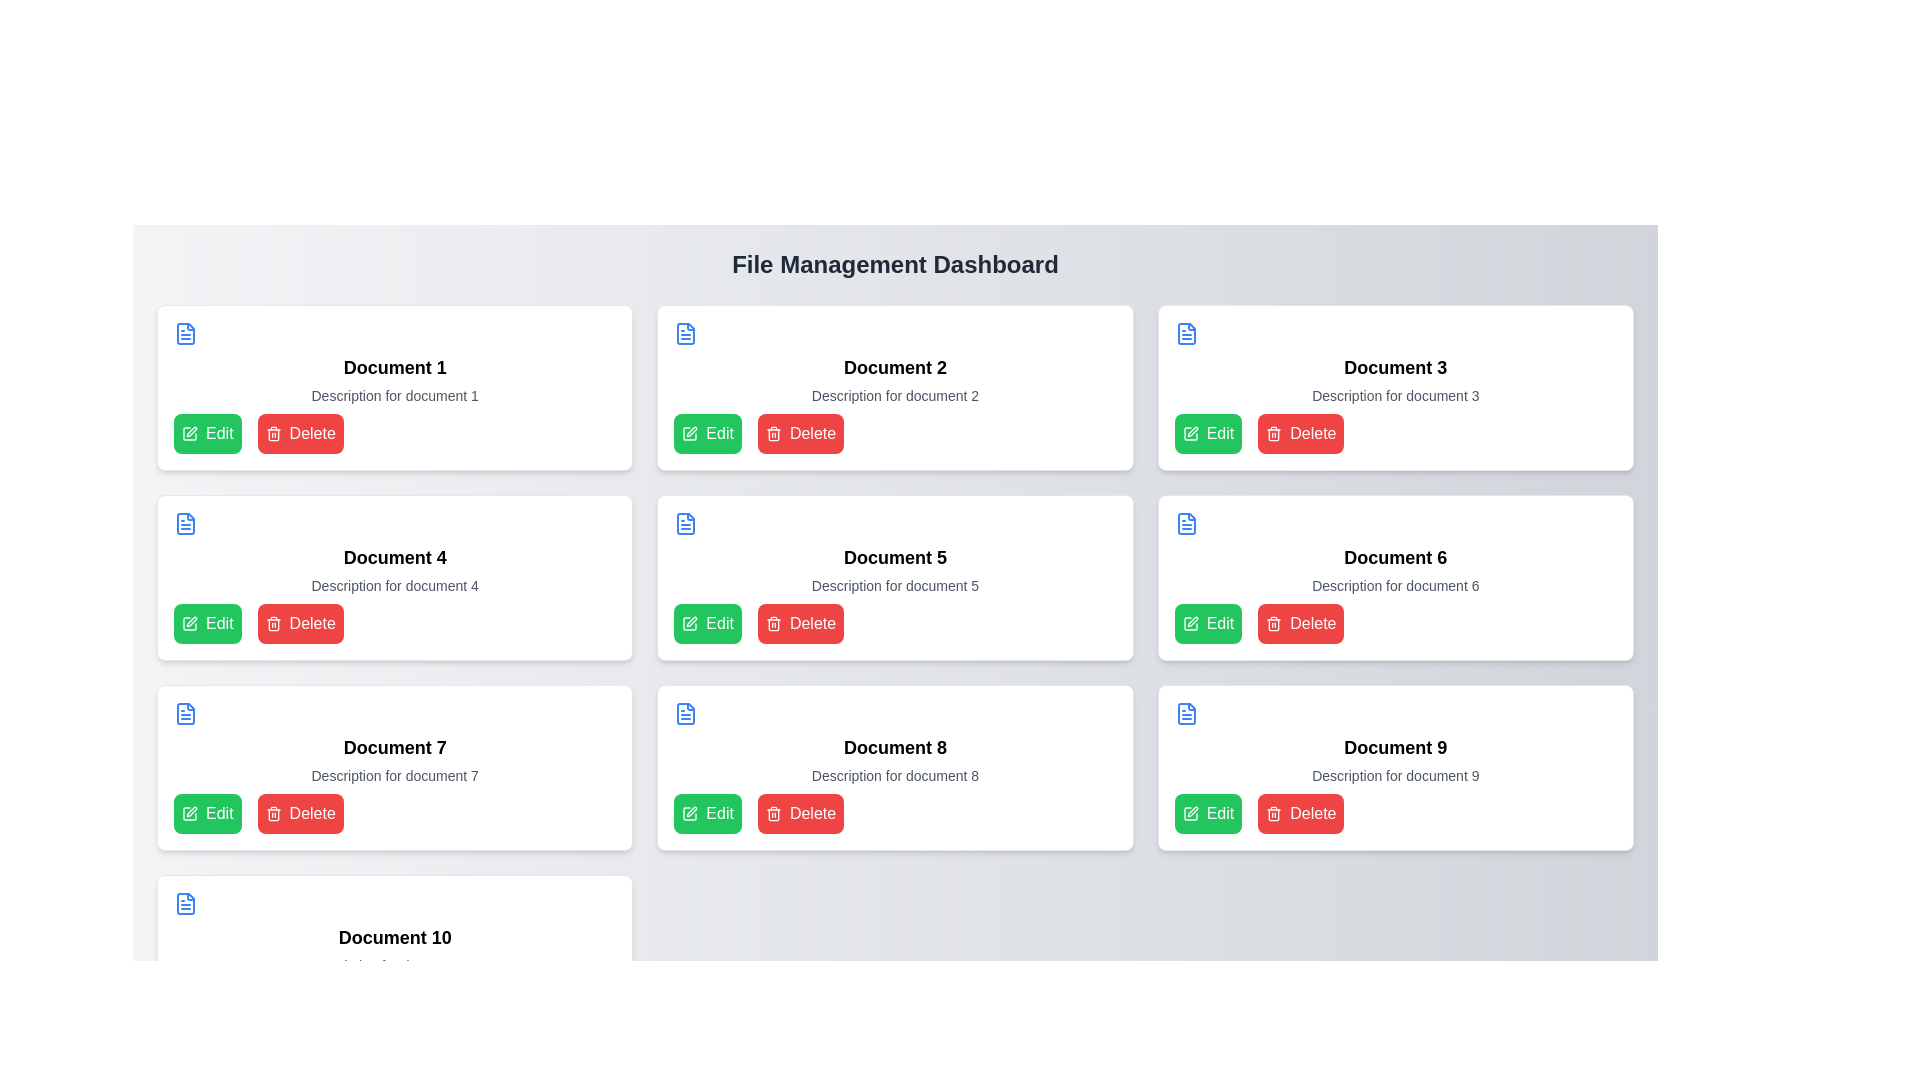 This screenshot has width=1920, height=1080. Describe the element at coordinates (299, 623) in the screenshot. I see `the delete button for keyboard interaction located at the bottom-left of the 'Document 4' card in the second column of the grid format` at that location.